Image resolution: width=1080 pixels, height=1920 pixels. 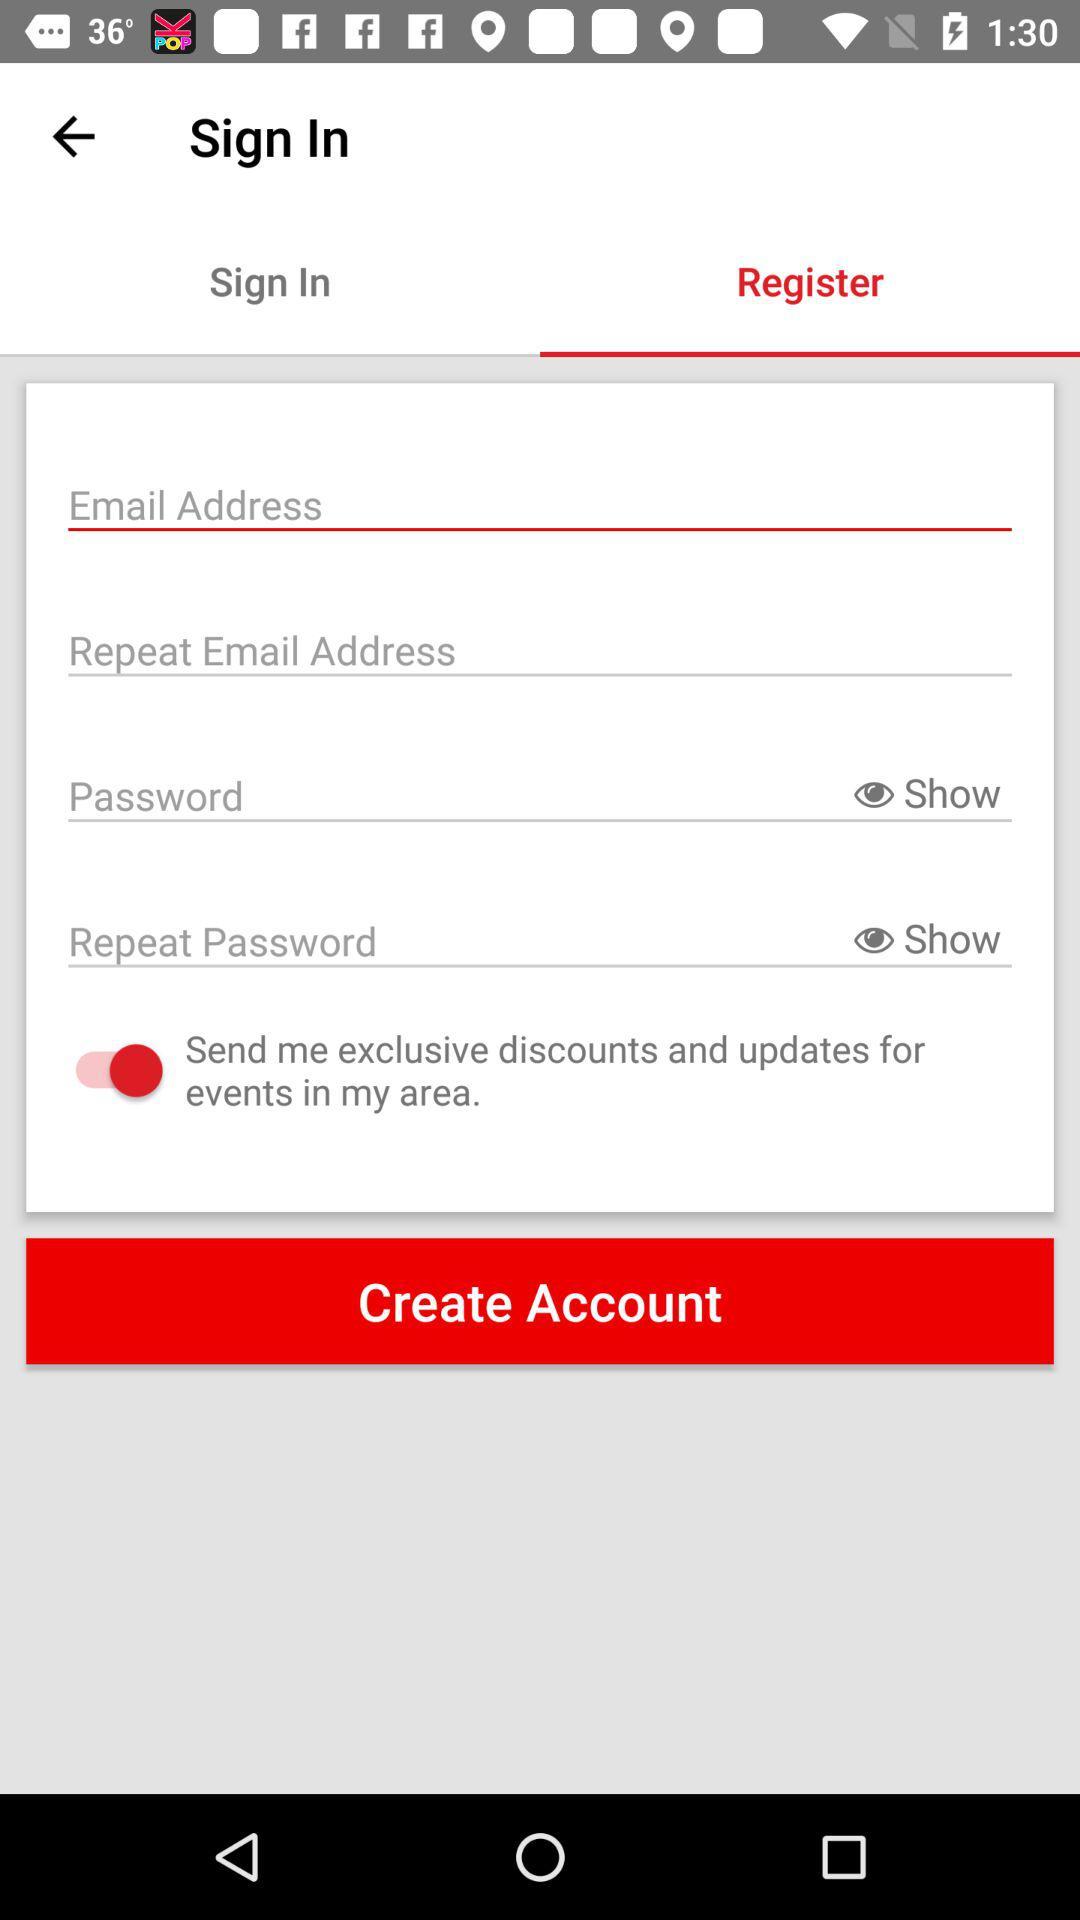 What do you see at coordinates (72, 135) in the screenshot?
I see `the icon above sign in item` at bounding box center [72, 135].